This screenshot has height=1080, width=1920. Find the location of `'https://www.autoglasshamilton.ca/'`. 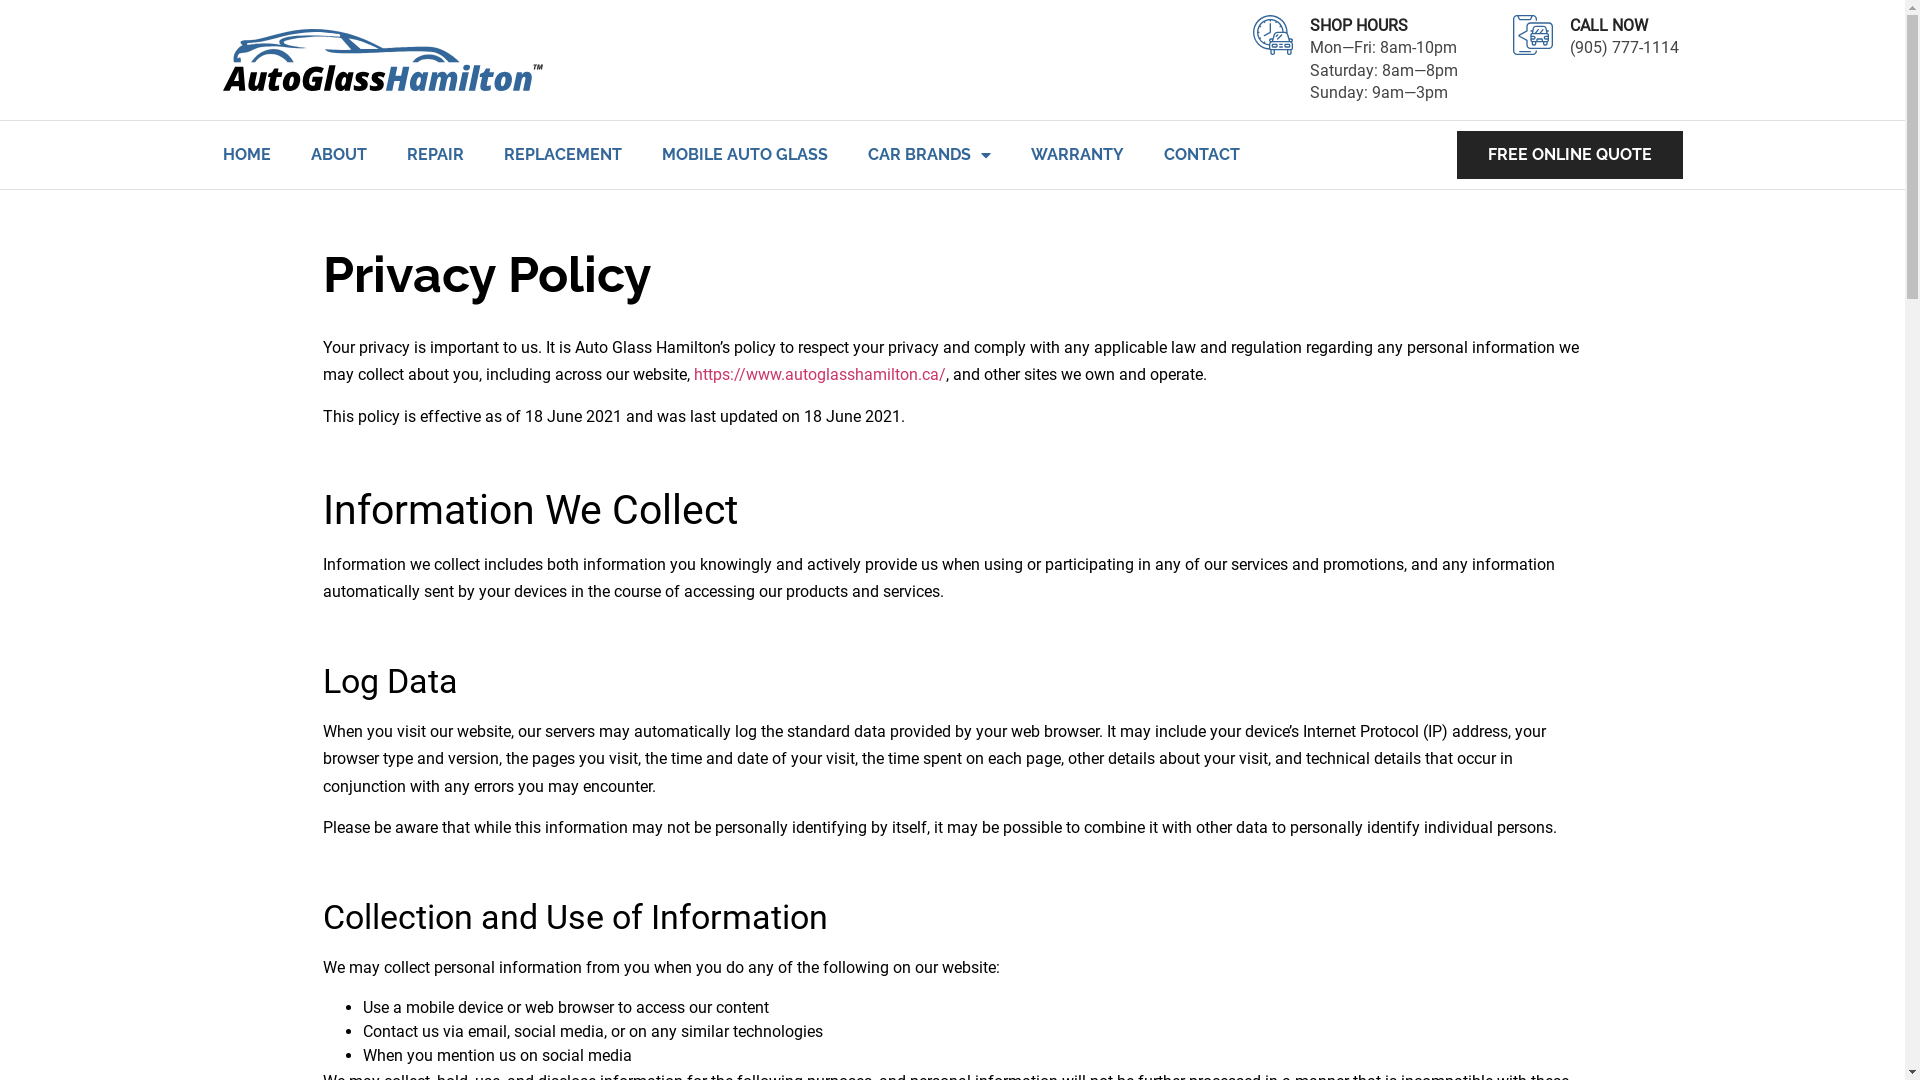

'https://www.autoglasshamilton.ca/' is located at coordinates (694, 374).